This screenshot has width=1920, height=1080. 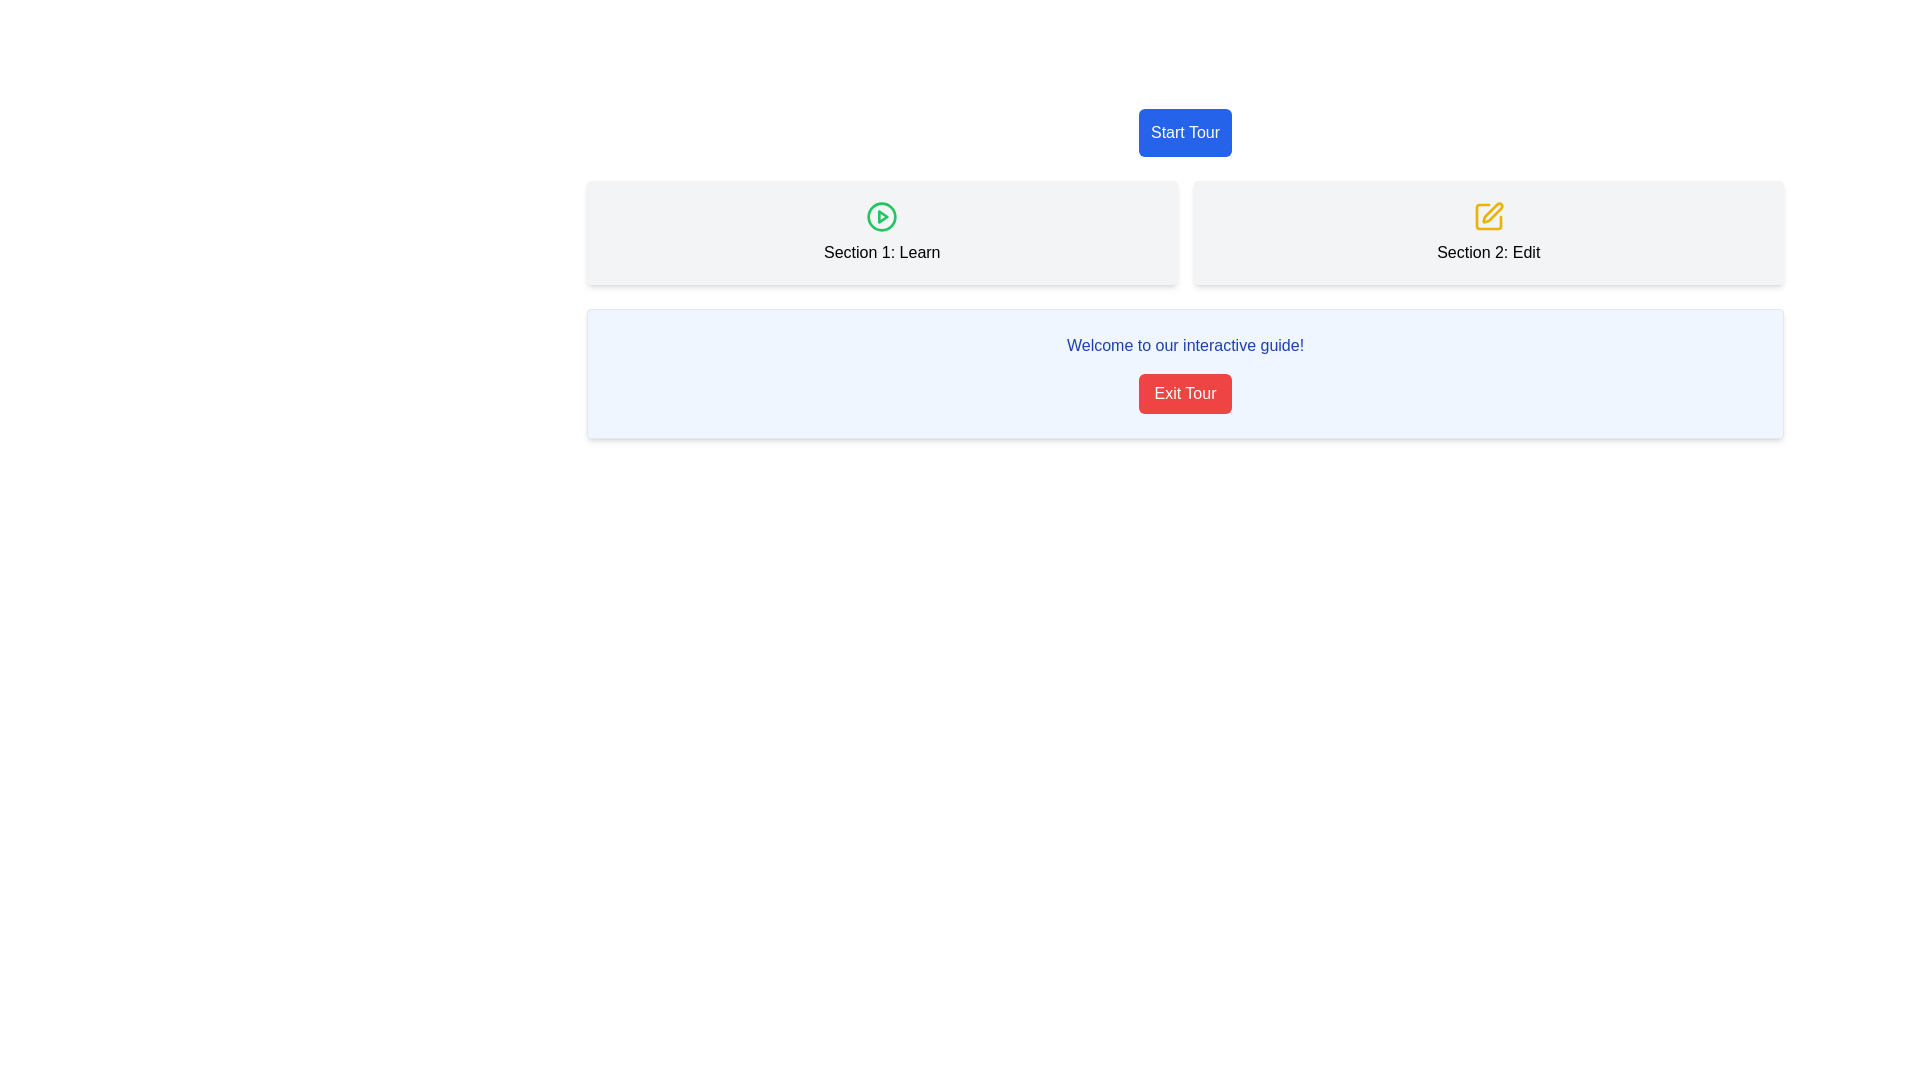 I want to click on the decorative green stroke circle element located in the upper-middle part of the interface within the 'Section 1: Learn' area, so click(x=881, y=216).